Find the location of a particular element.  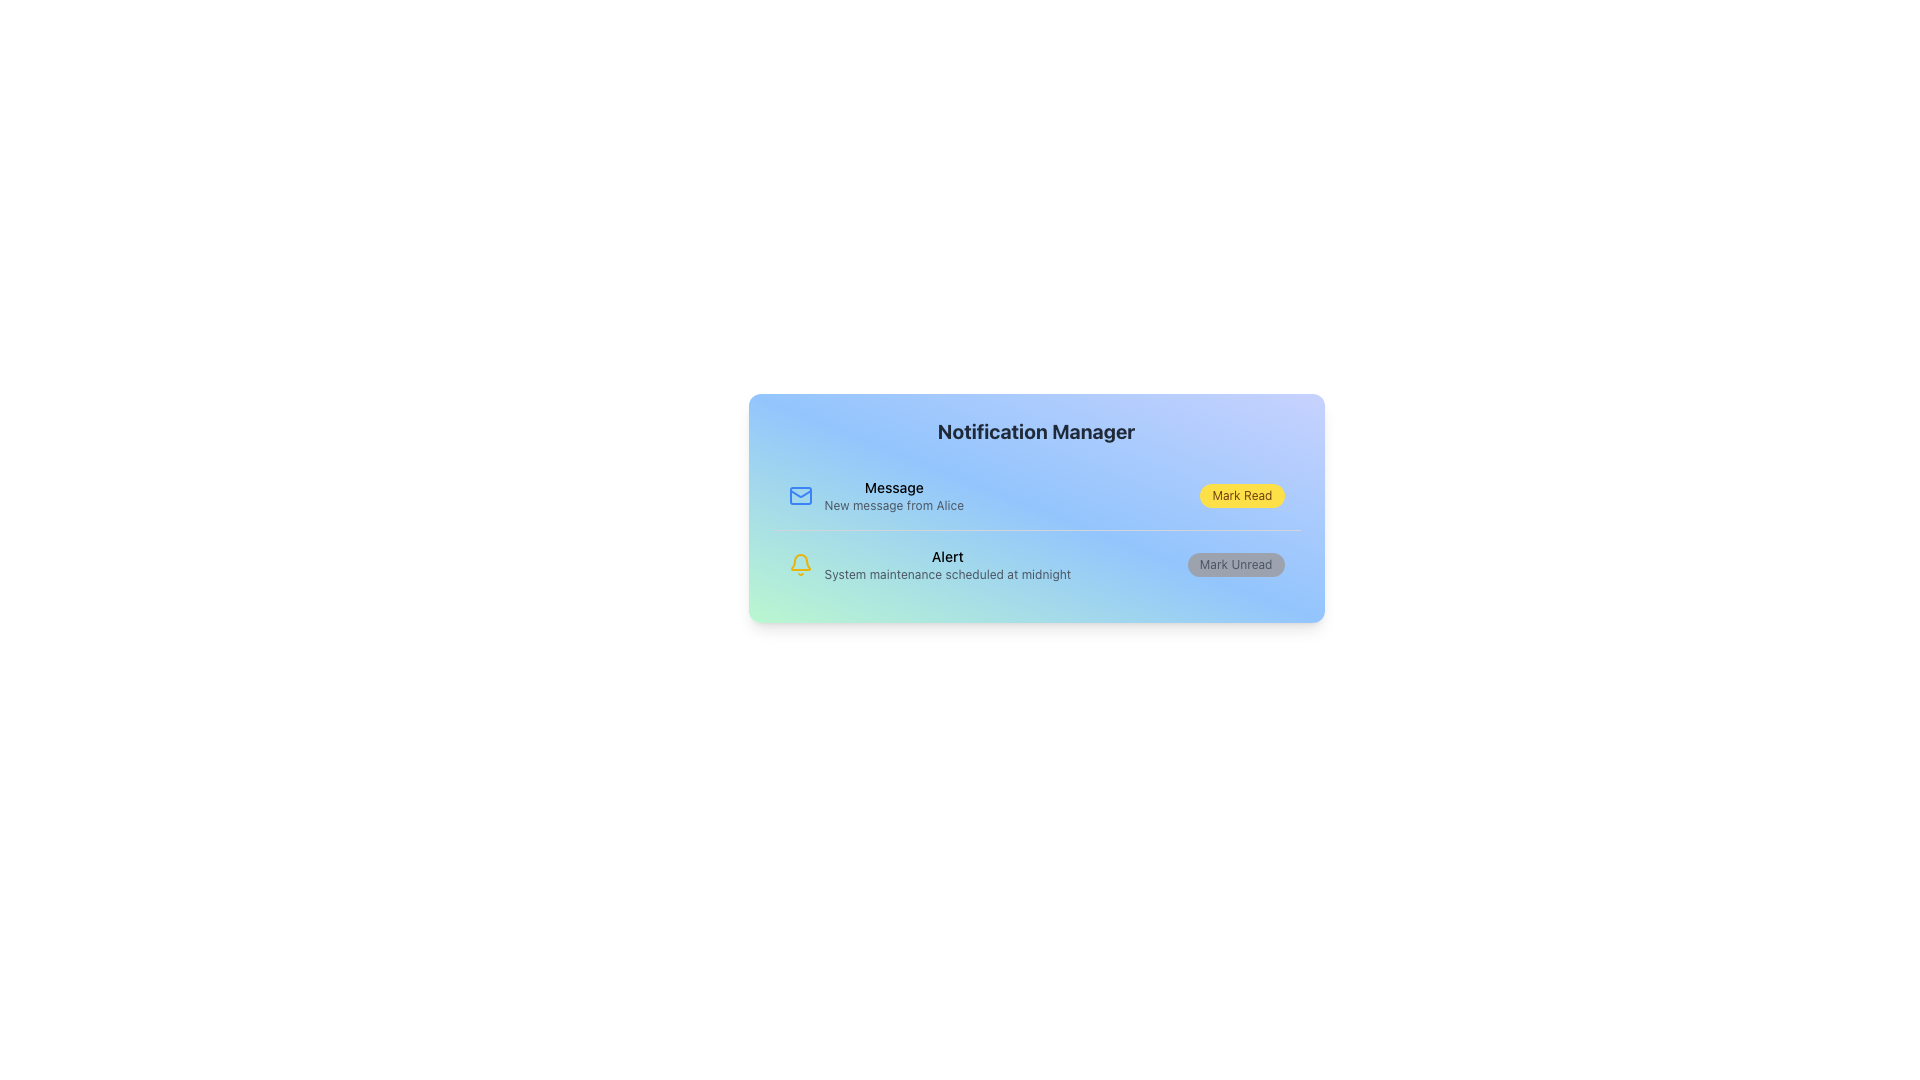

the Notification card containing the yellow bell icon with the title 'Alert' and subtitle 'System maintenance scheduled at midnight' is located at coordinates (1036, 564).